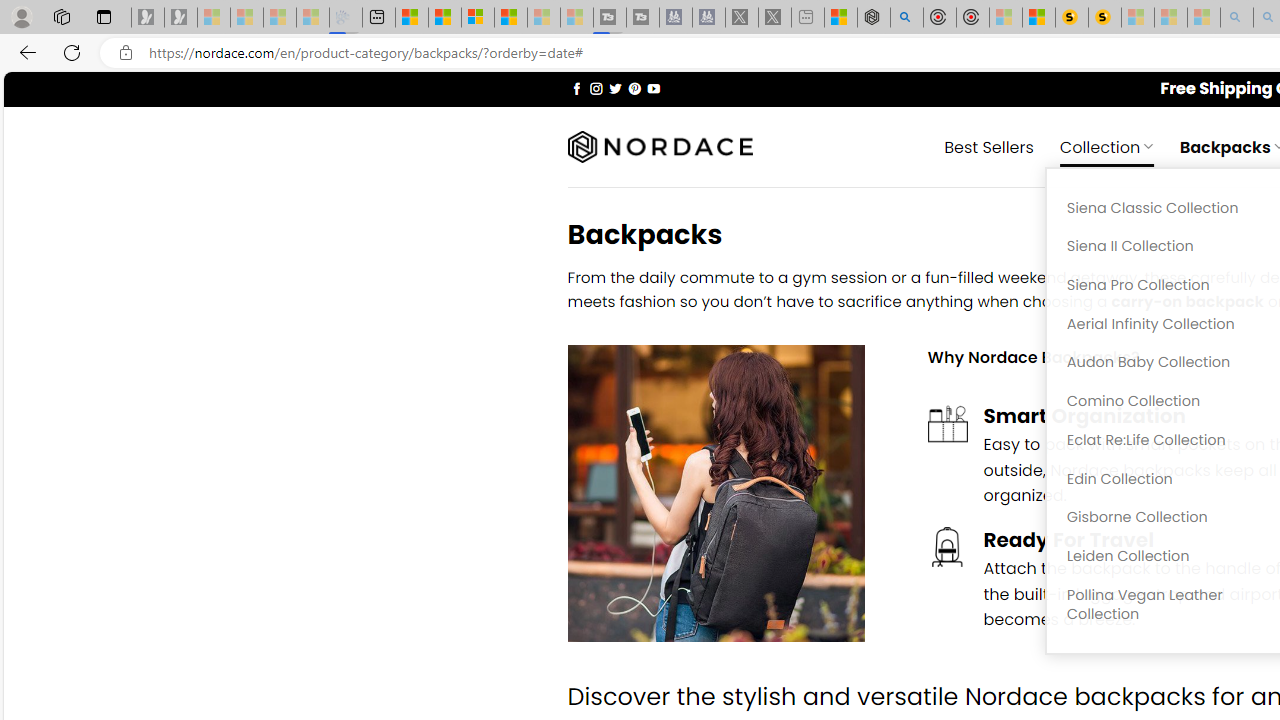 This screenshot has width=1280, height=720. Describe the element at coordinates (576, 87) in the screenshot. I see `'Follow on Facebook'` at that location.